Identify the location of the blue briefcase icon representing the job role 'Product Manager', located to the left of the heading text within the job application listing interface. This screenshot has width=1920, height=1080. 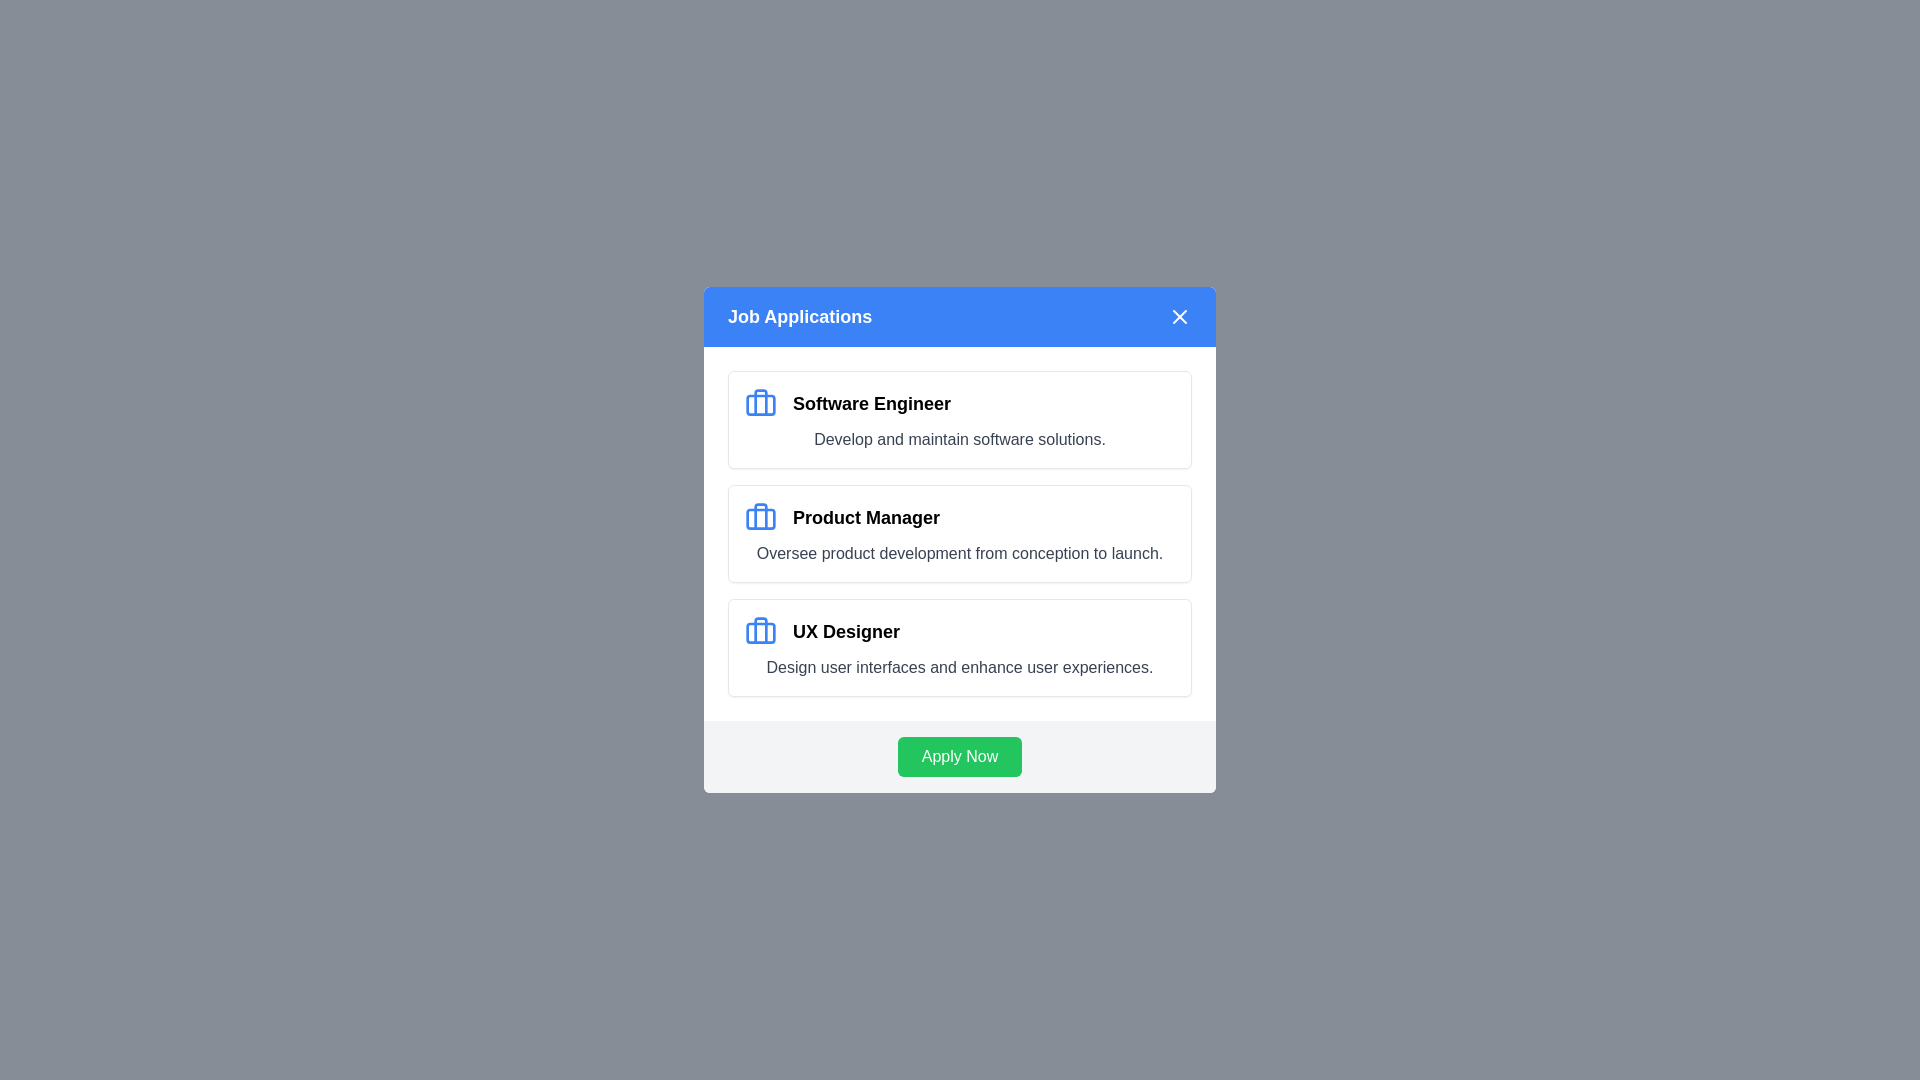
(760, 516).